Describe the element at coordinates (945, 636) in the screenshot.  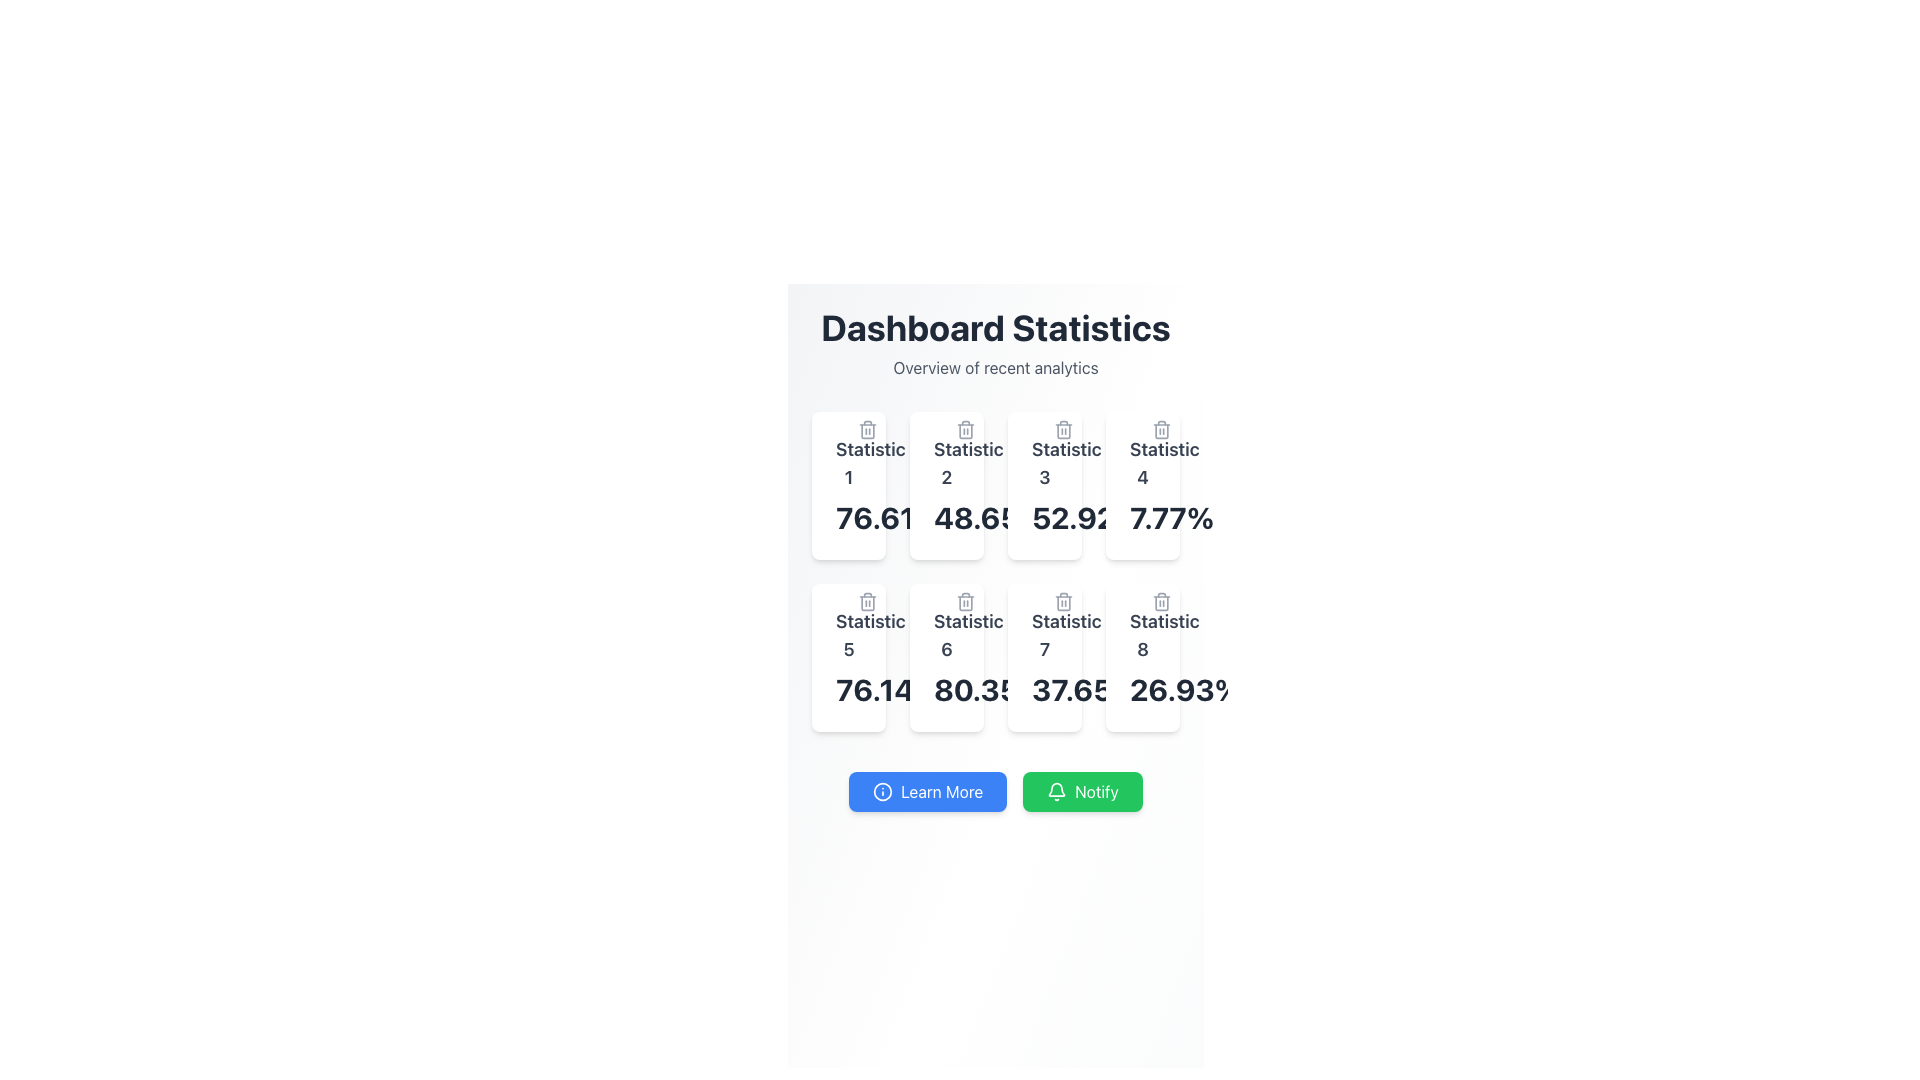
I see `the label or title text that indicates a statistic, which is located in the second row and second column of a grid layout, above the number '80.35%'` at that location.